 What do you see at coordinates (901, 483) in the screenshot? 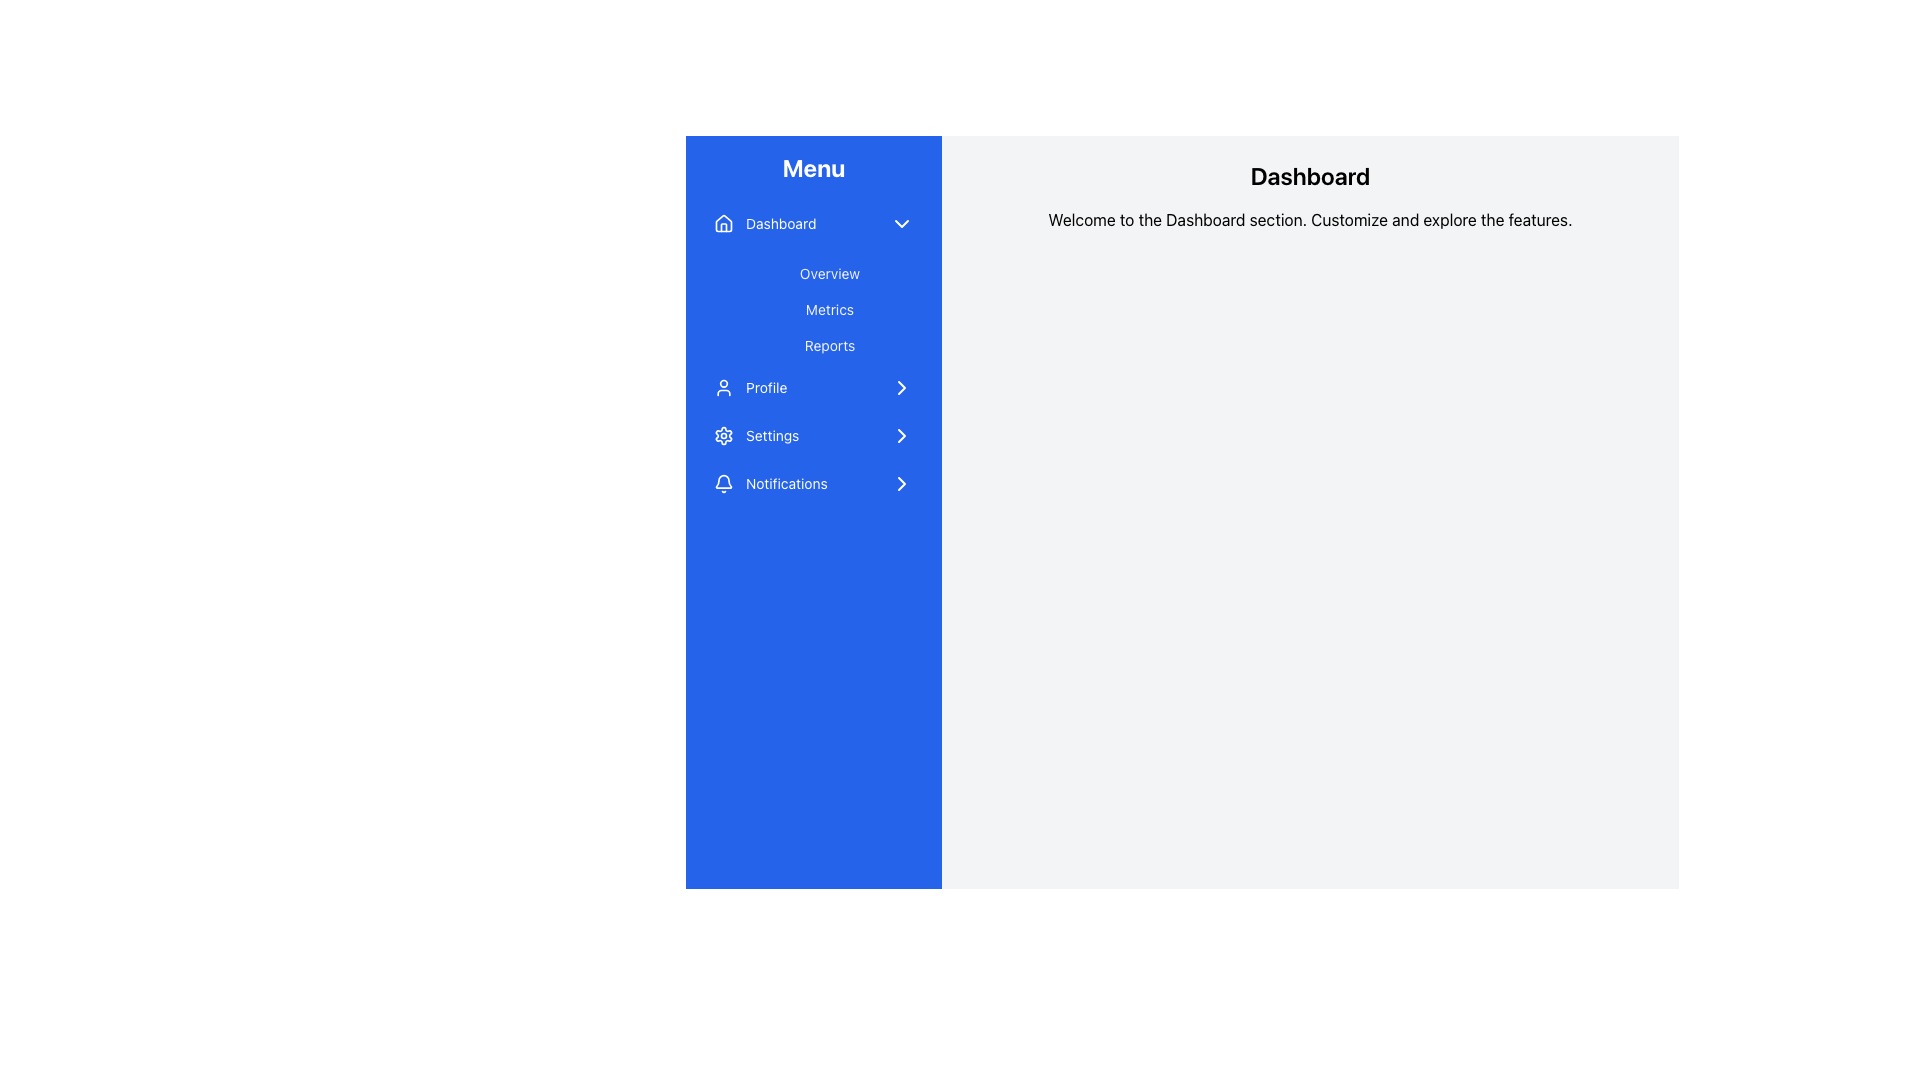
I see `the right-facing chevron arrow icon located to the right of the Notifications text label in the application's side menu` at bounding box center [901, 483].